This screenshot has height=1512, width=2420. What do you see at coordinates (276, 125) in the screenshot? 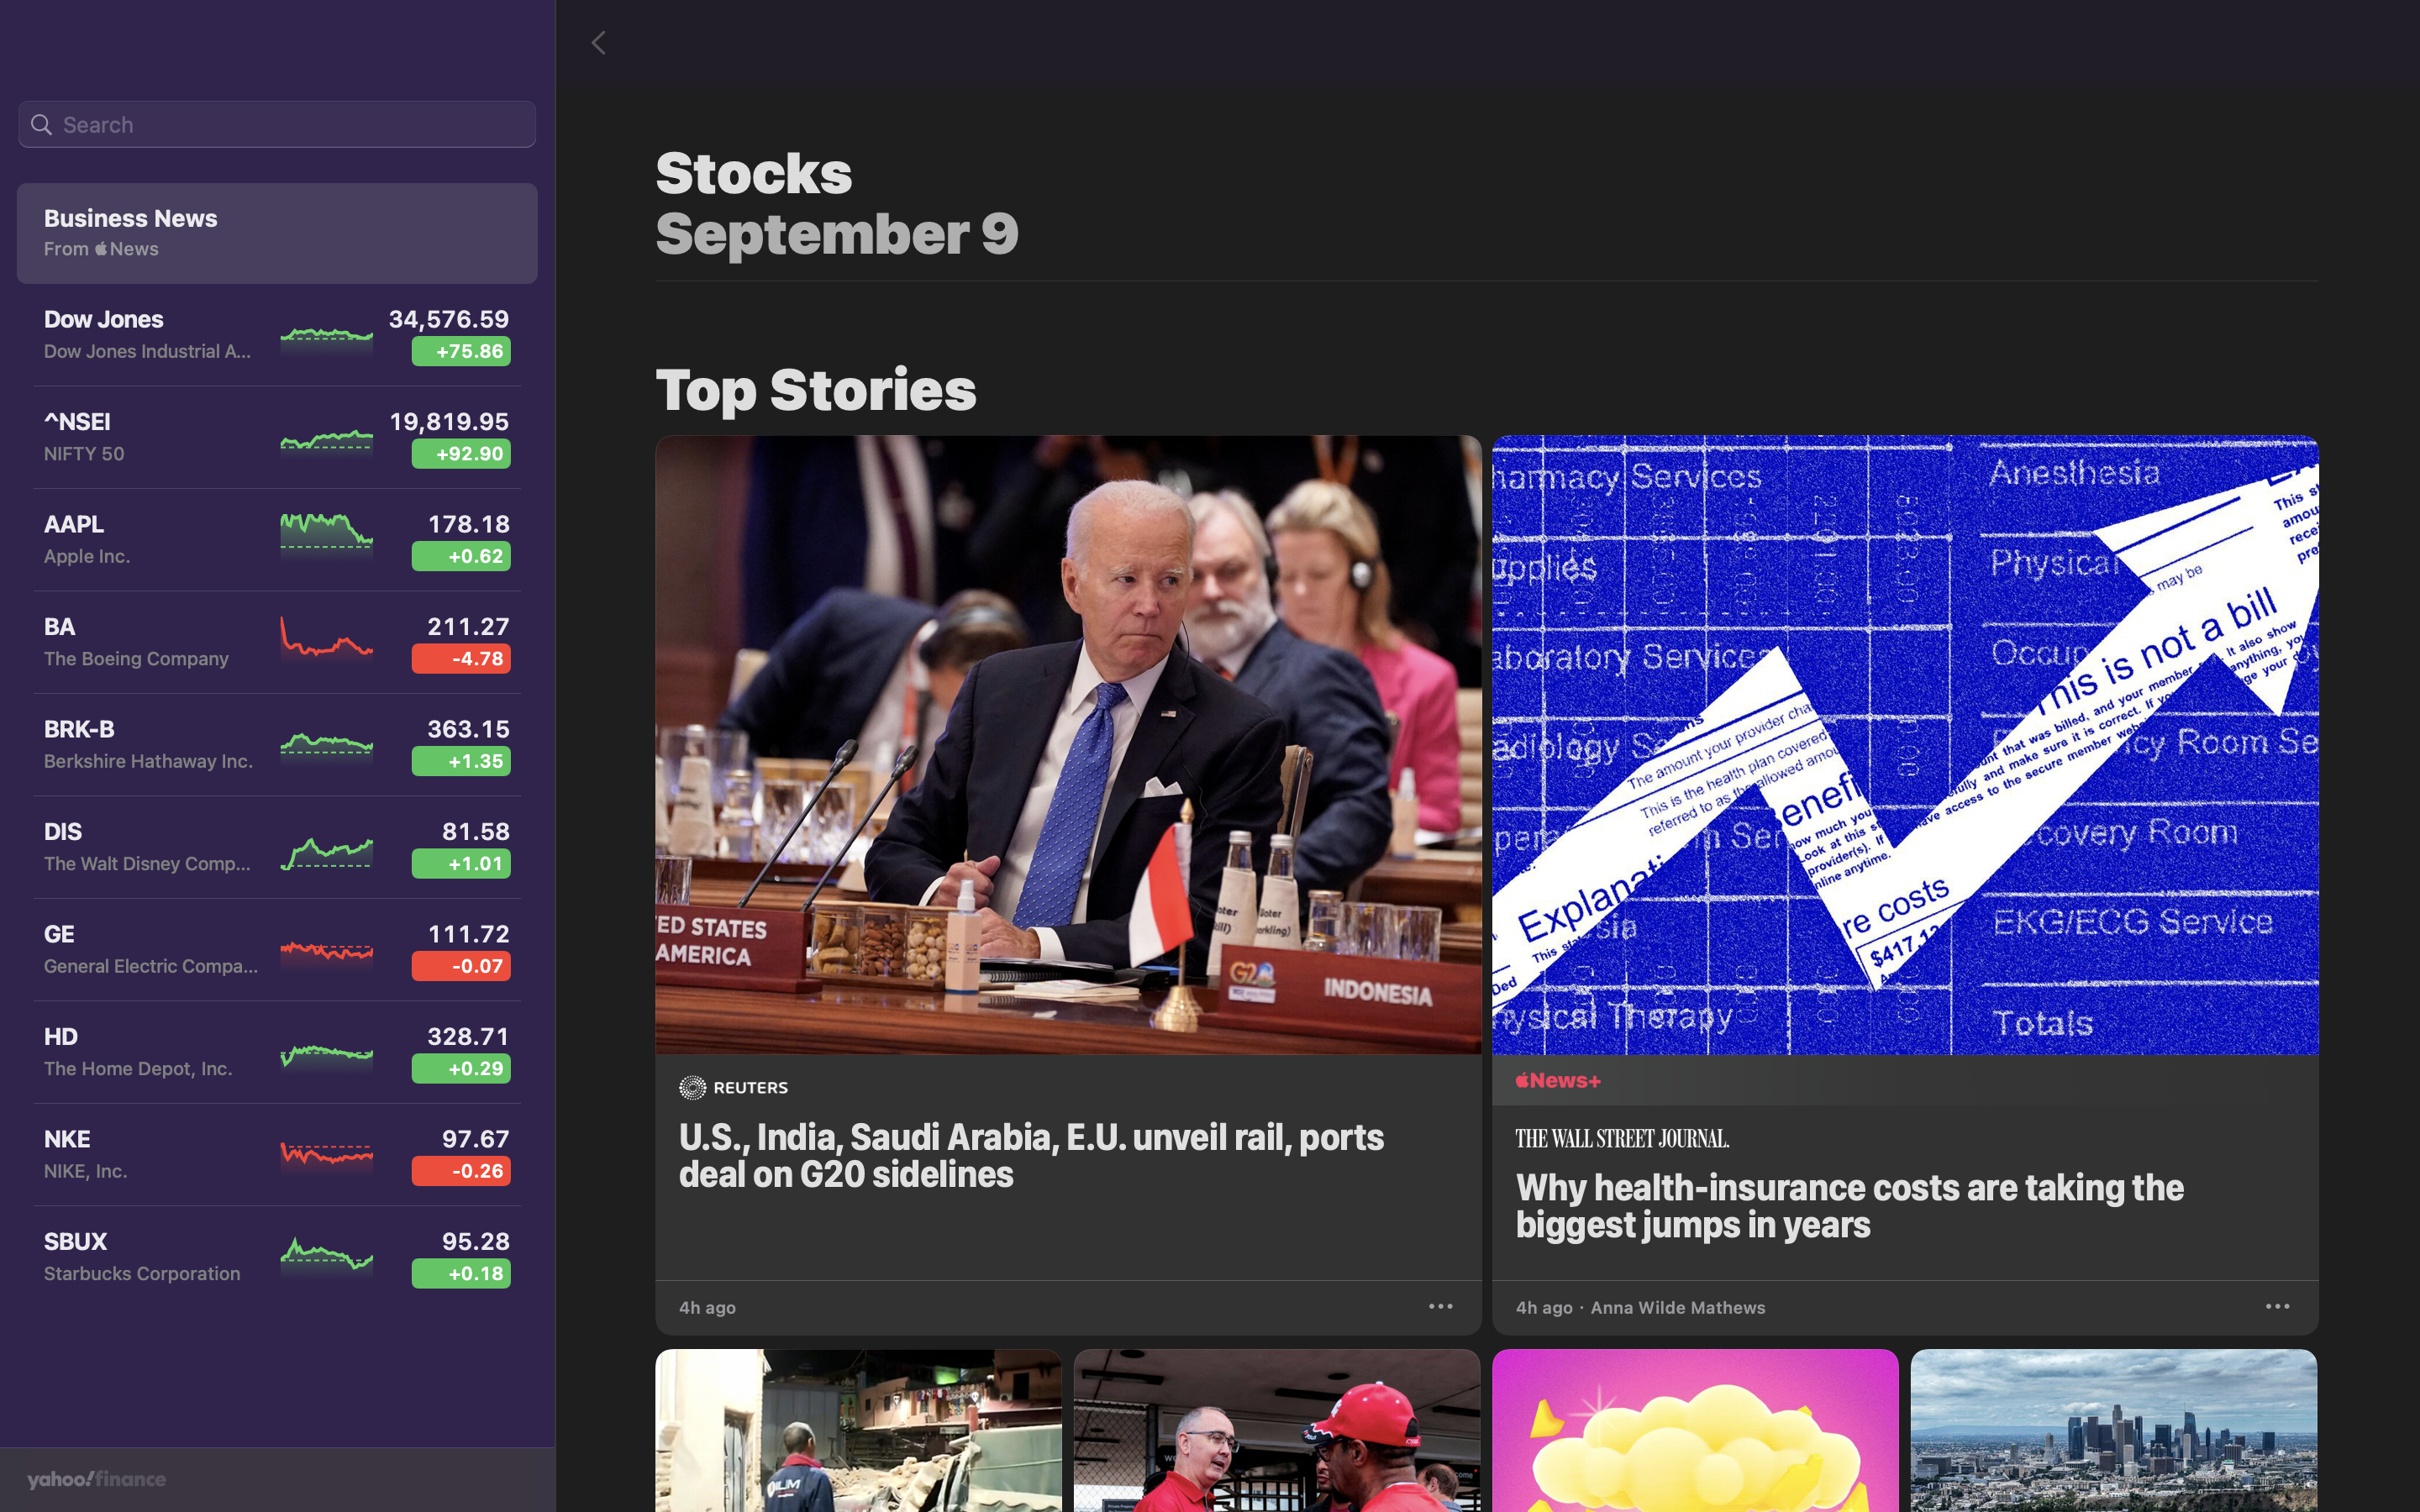
I see `Use the top left search bar to find "Apple Inc" company"s stock data` at bounding box center [276, 125].